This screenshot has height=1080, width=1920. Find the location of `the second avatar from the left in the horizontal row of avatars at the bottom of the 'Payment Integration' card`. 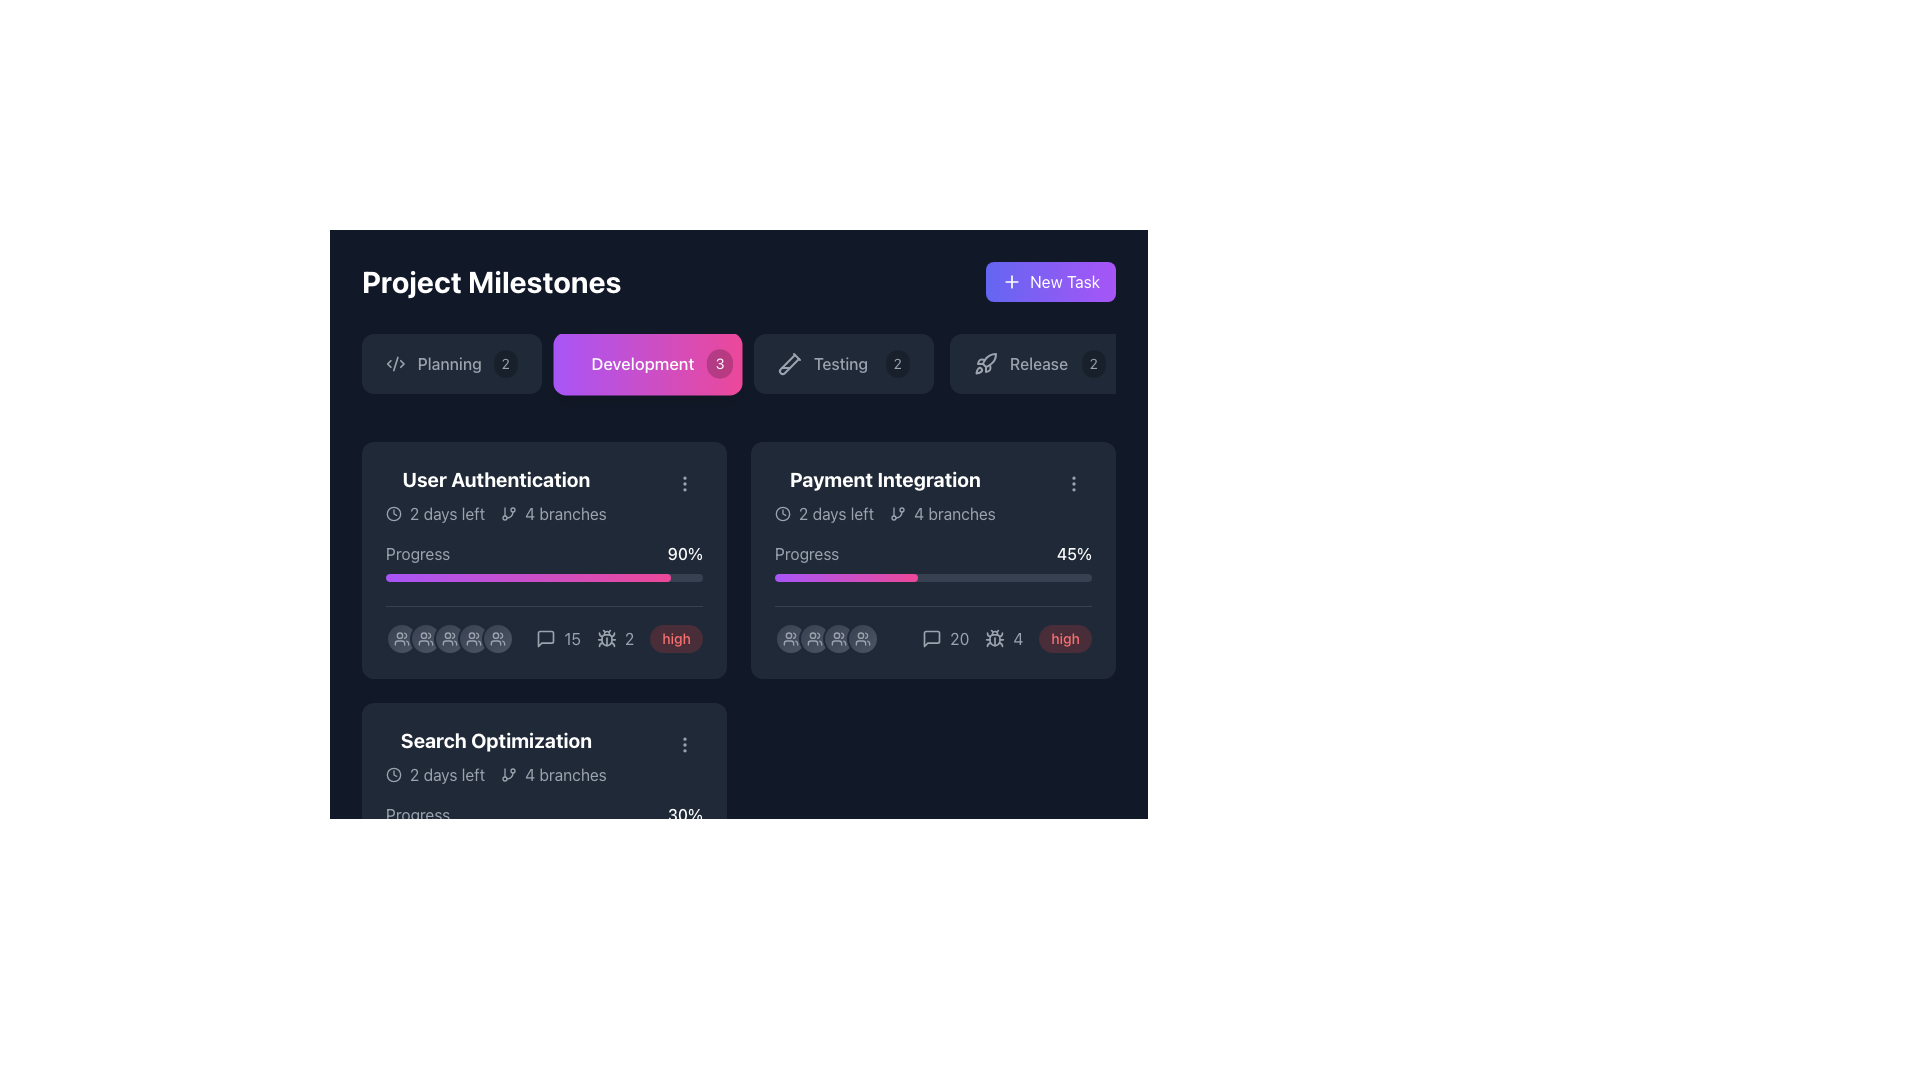

the second avatar from the left in the horizontal row of avatars at the bottom of the 'Payment Integration' card is located at coordinates (815, 639).